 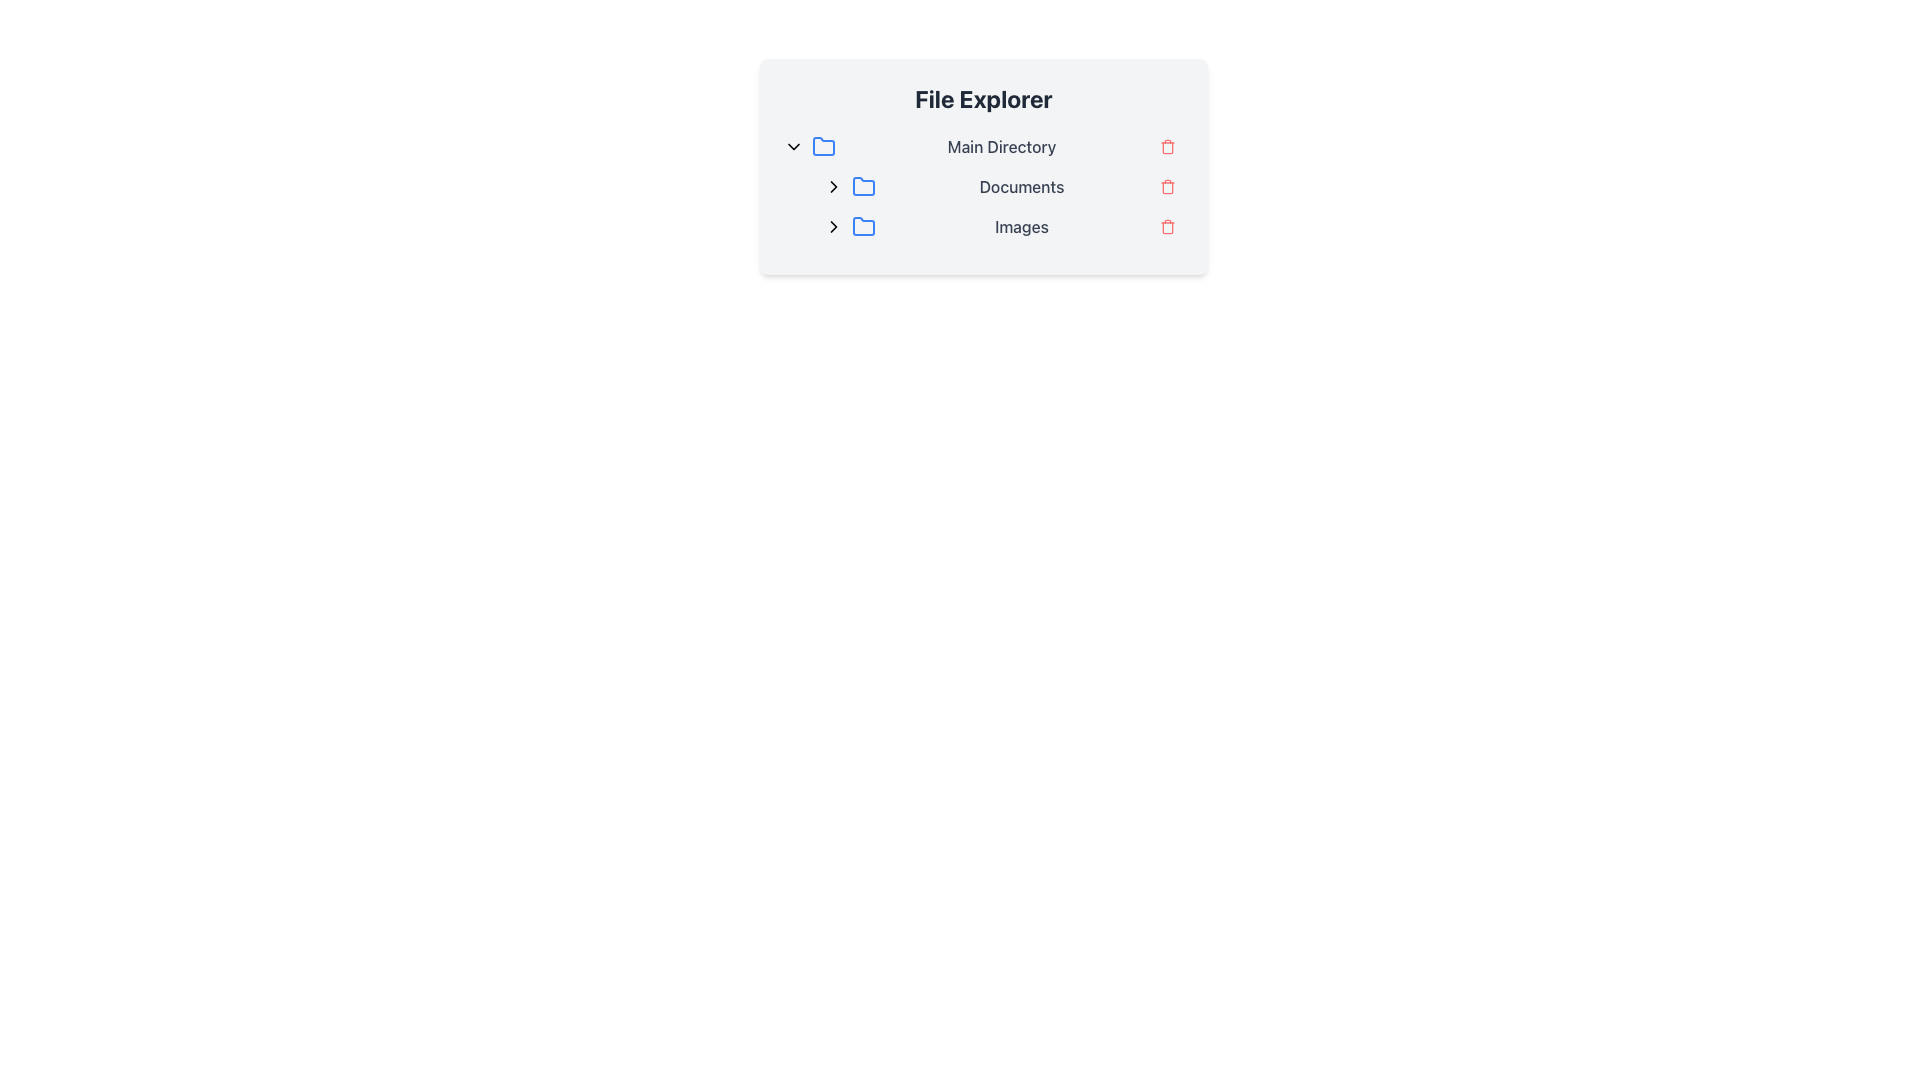 I want to click on the delete icon button located at the far right of the 'Documents' row in the File Explorer interface to initiate the delete action, so click(x=1167, y=186).